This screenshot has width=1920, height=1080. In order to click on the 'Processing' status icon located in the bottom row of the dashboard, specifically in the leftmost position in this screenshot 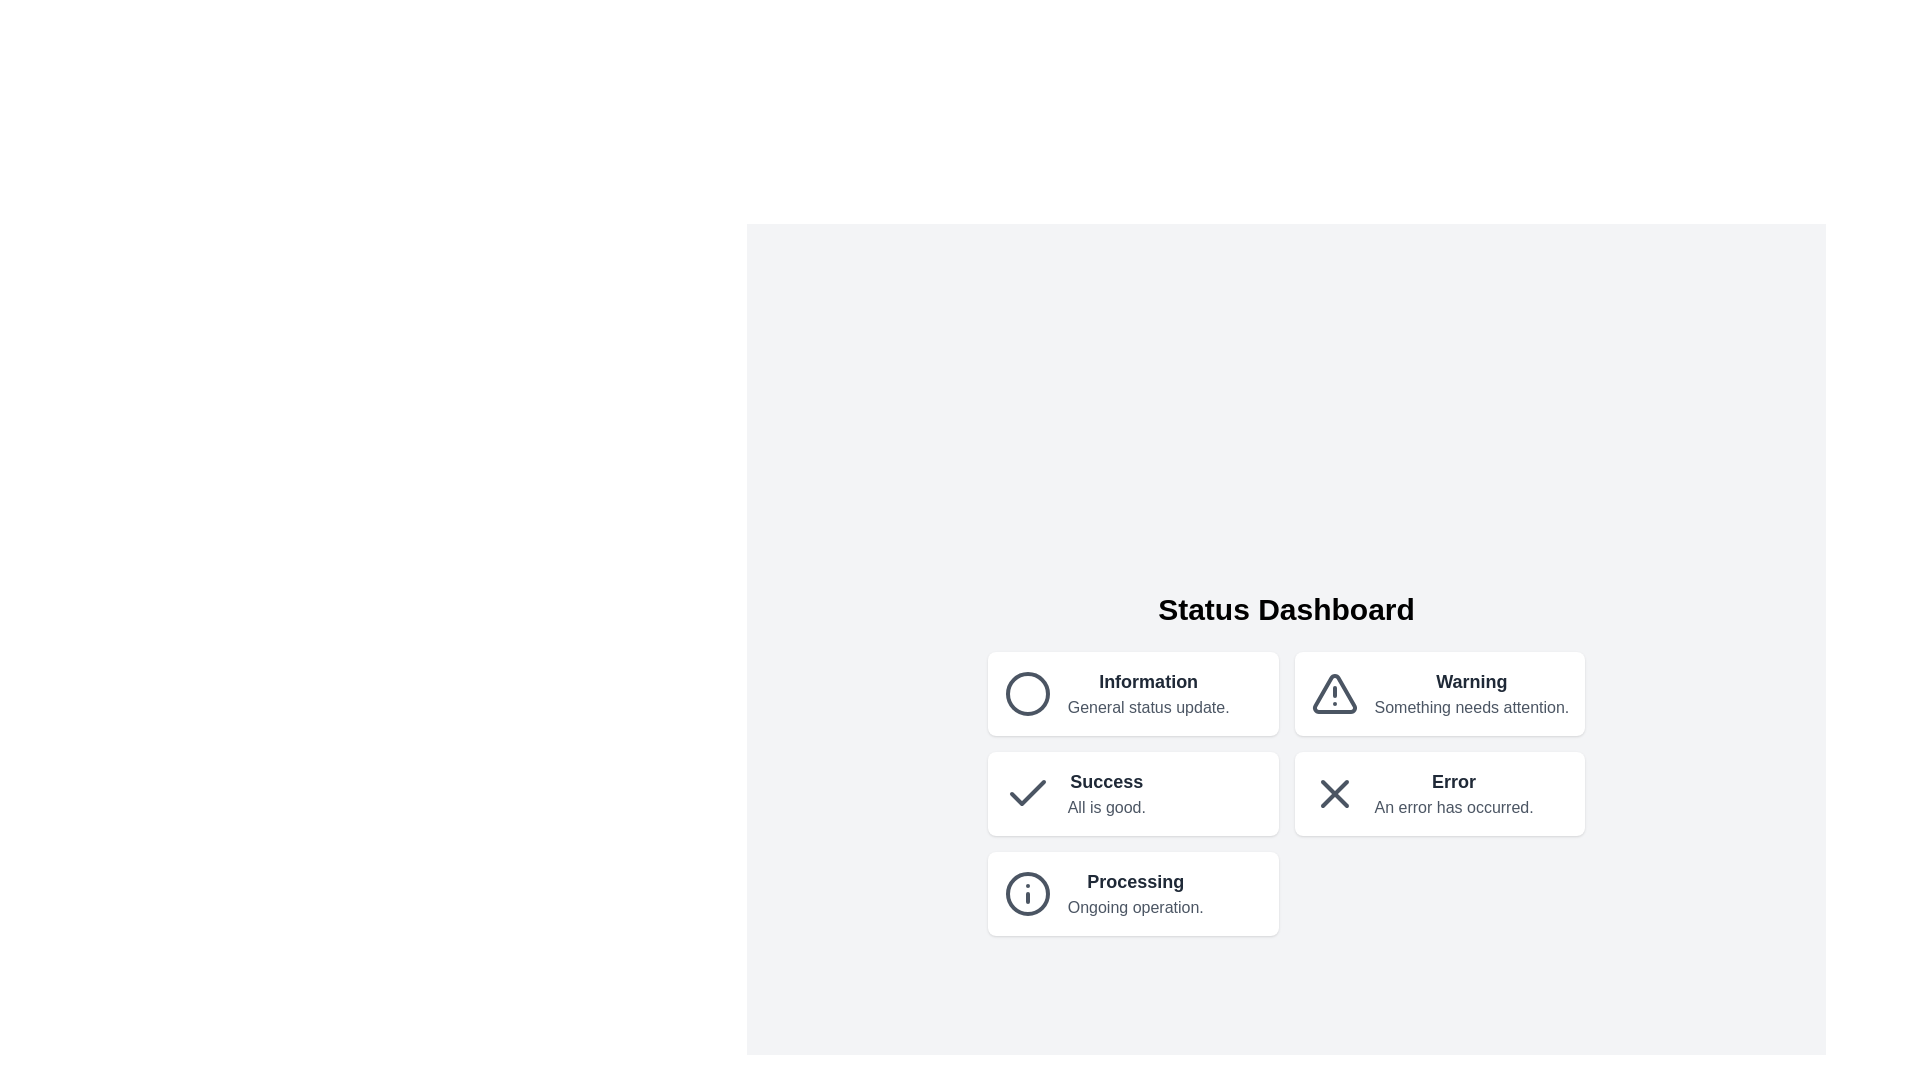, I will do `click(1027, 893)`.